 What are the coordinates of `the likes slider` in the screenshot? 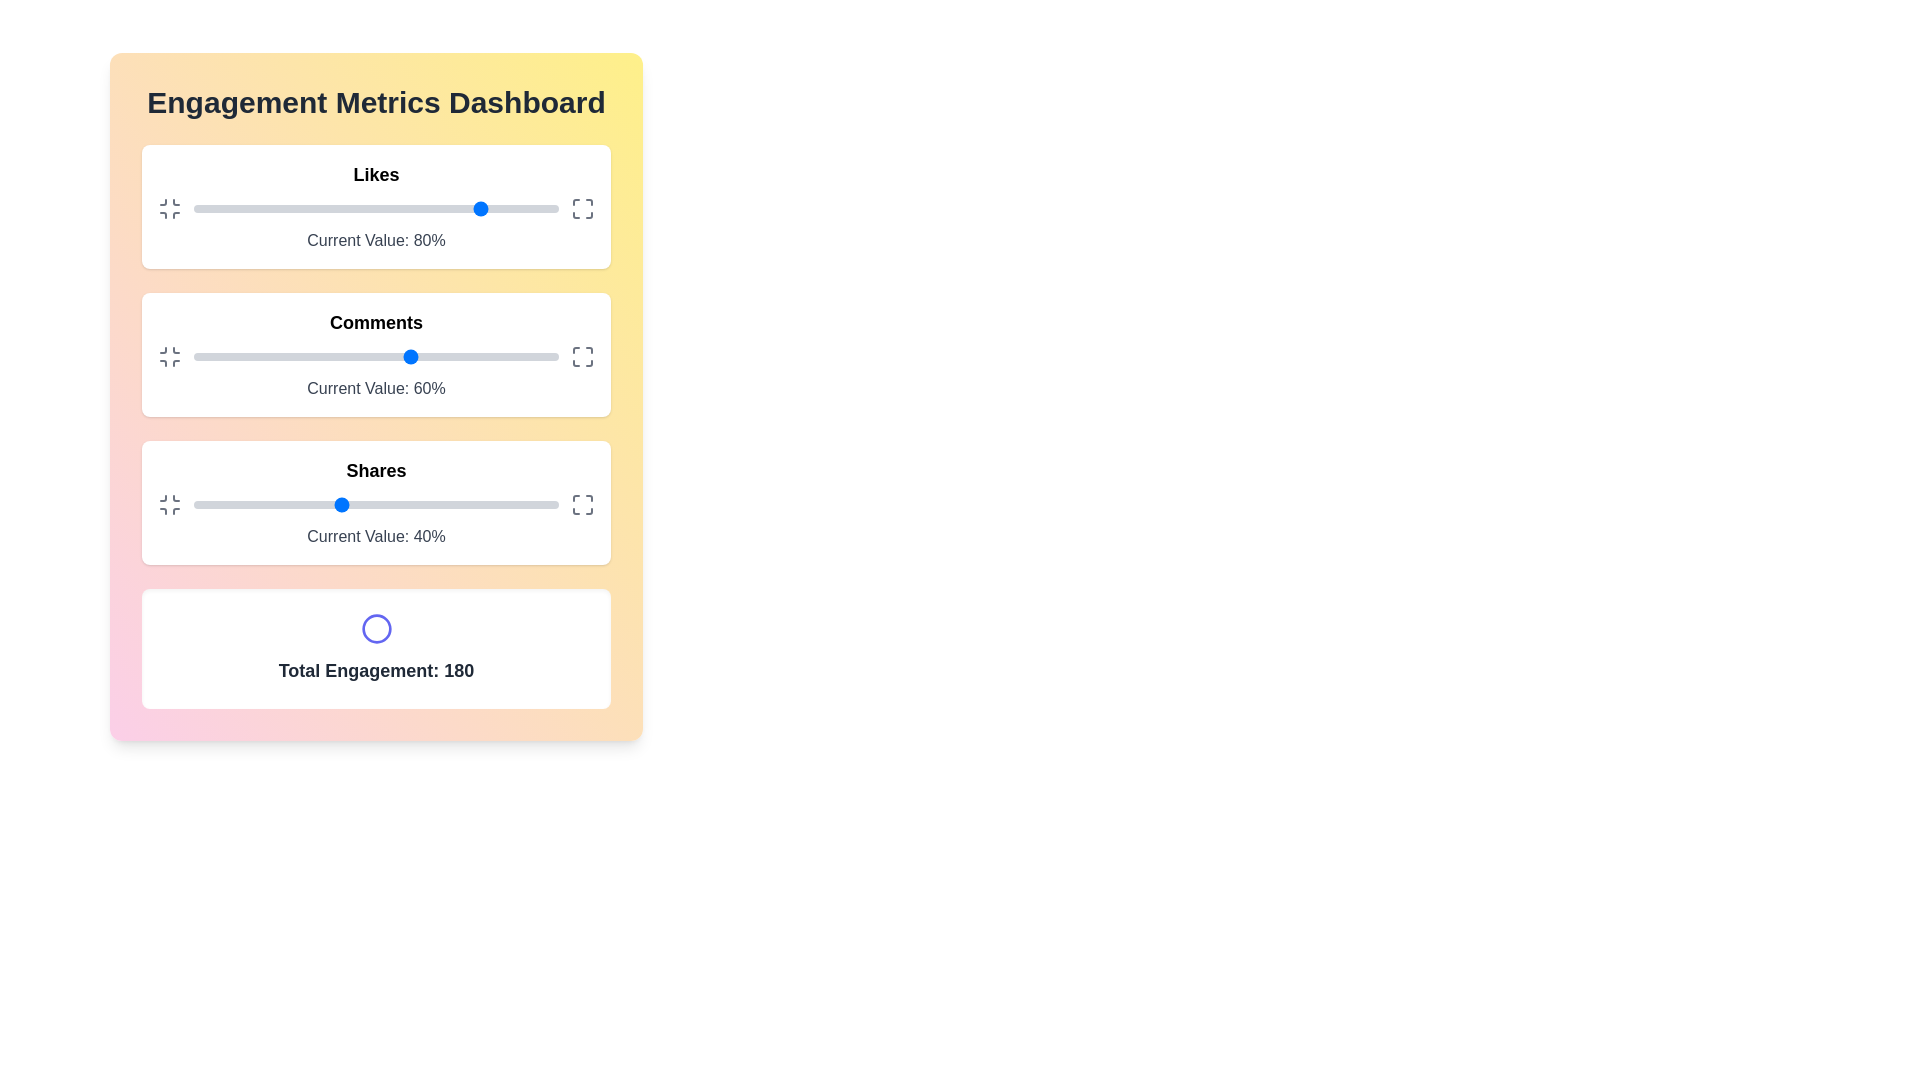 It's located at (511, 208).